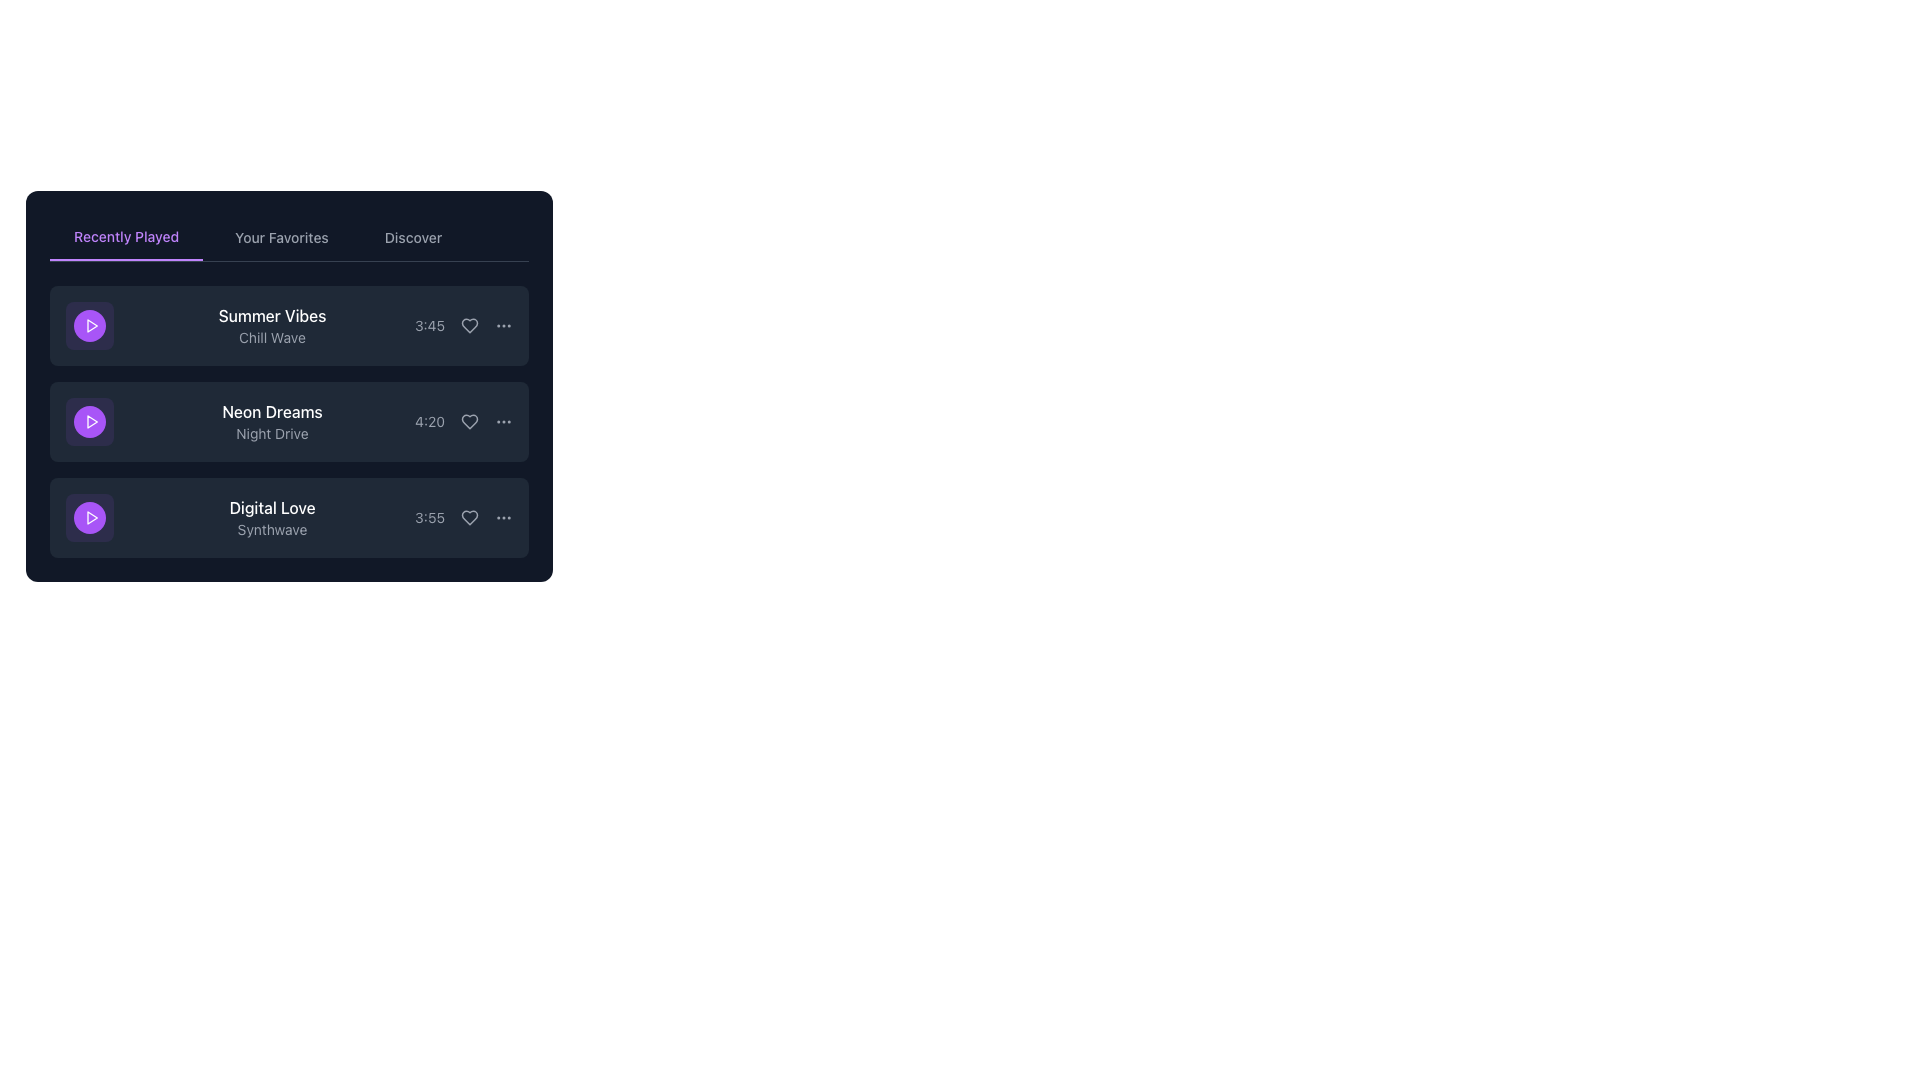  What do you see at coordinates (271, 507) in the screenshot?
I see `the text label displaying the title of a particular music track, located above the 'Synthwave' label in the 'Recently Played' section` at bounding box center [271, 507].